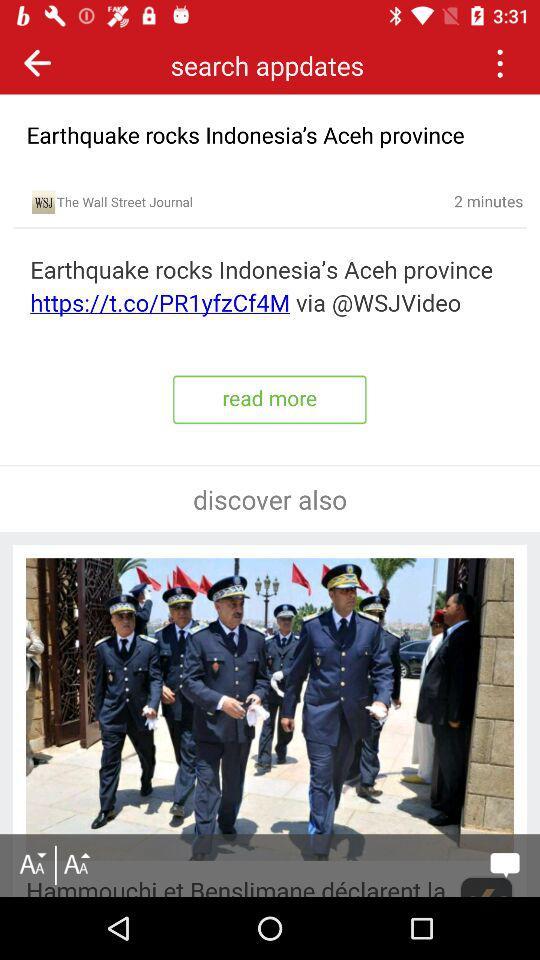 The height and width of the screenshot is (960, 540). I want to click on message, so click(504, 864).